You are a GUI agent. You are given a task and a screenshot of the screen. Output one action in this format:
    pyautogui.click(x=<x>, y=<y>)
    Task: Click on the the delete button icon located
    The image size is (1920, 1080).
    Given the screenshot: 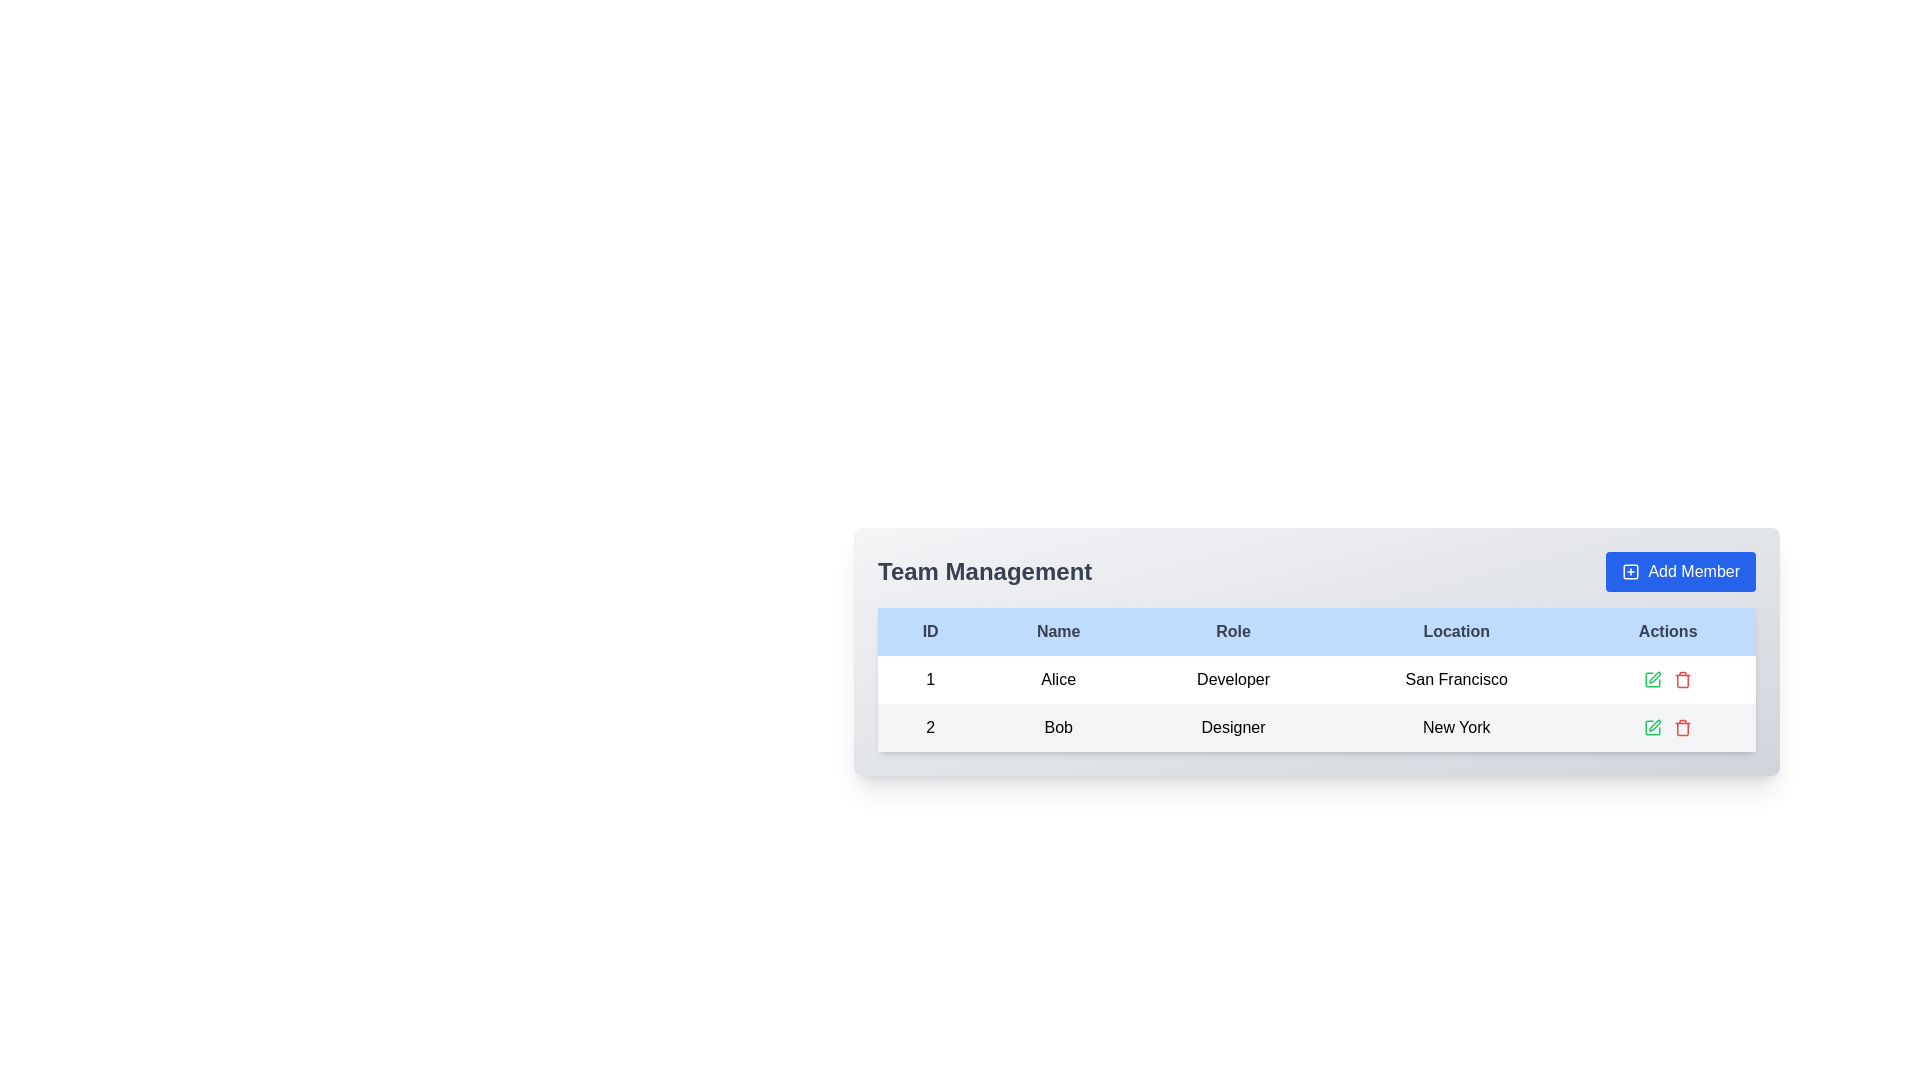 What is the action you would take?
    pyautogui.click(x=1682, y=728)
    